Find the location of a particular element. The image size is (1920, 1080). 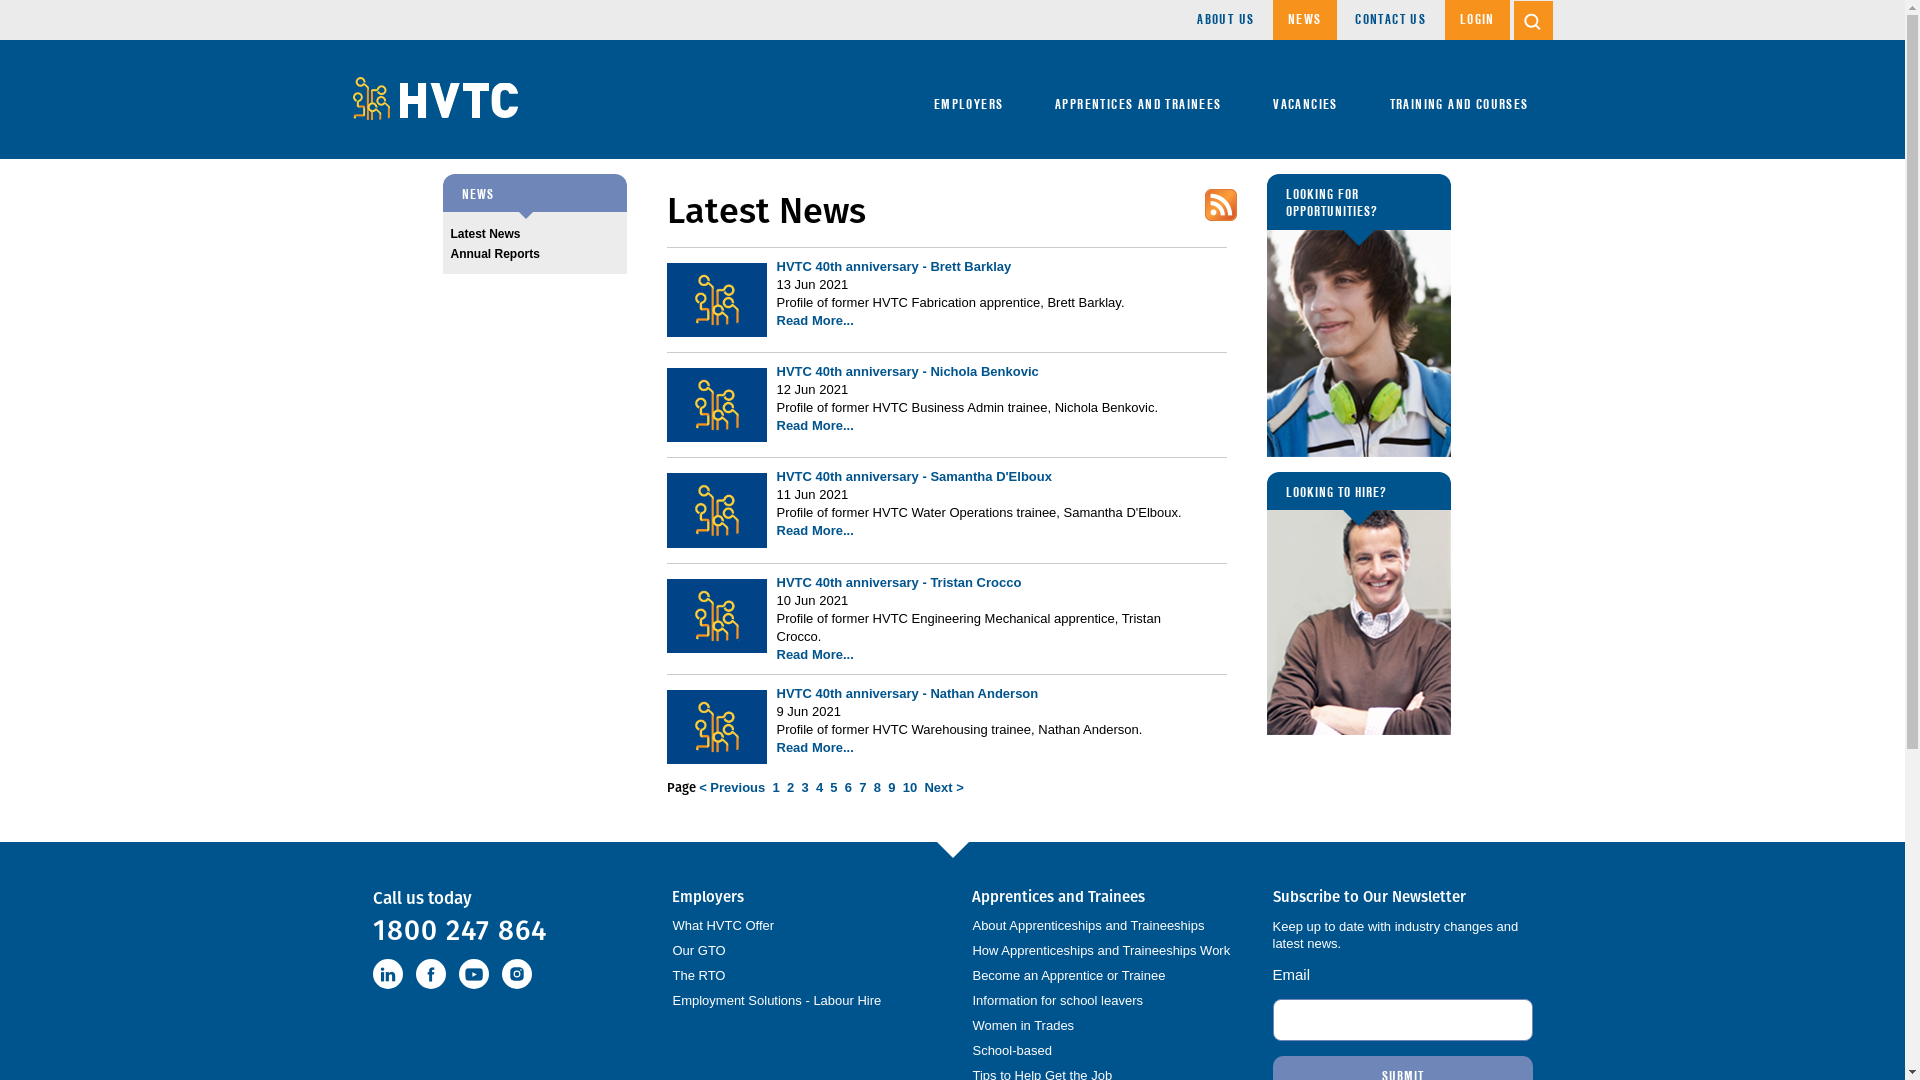

'APPRENTICES AND TRAINEES' is located at coordinates (1138, 99).